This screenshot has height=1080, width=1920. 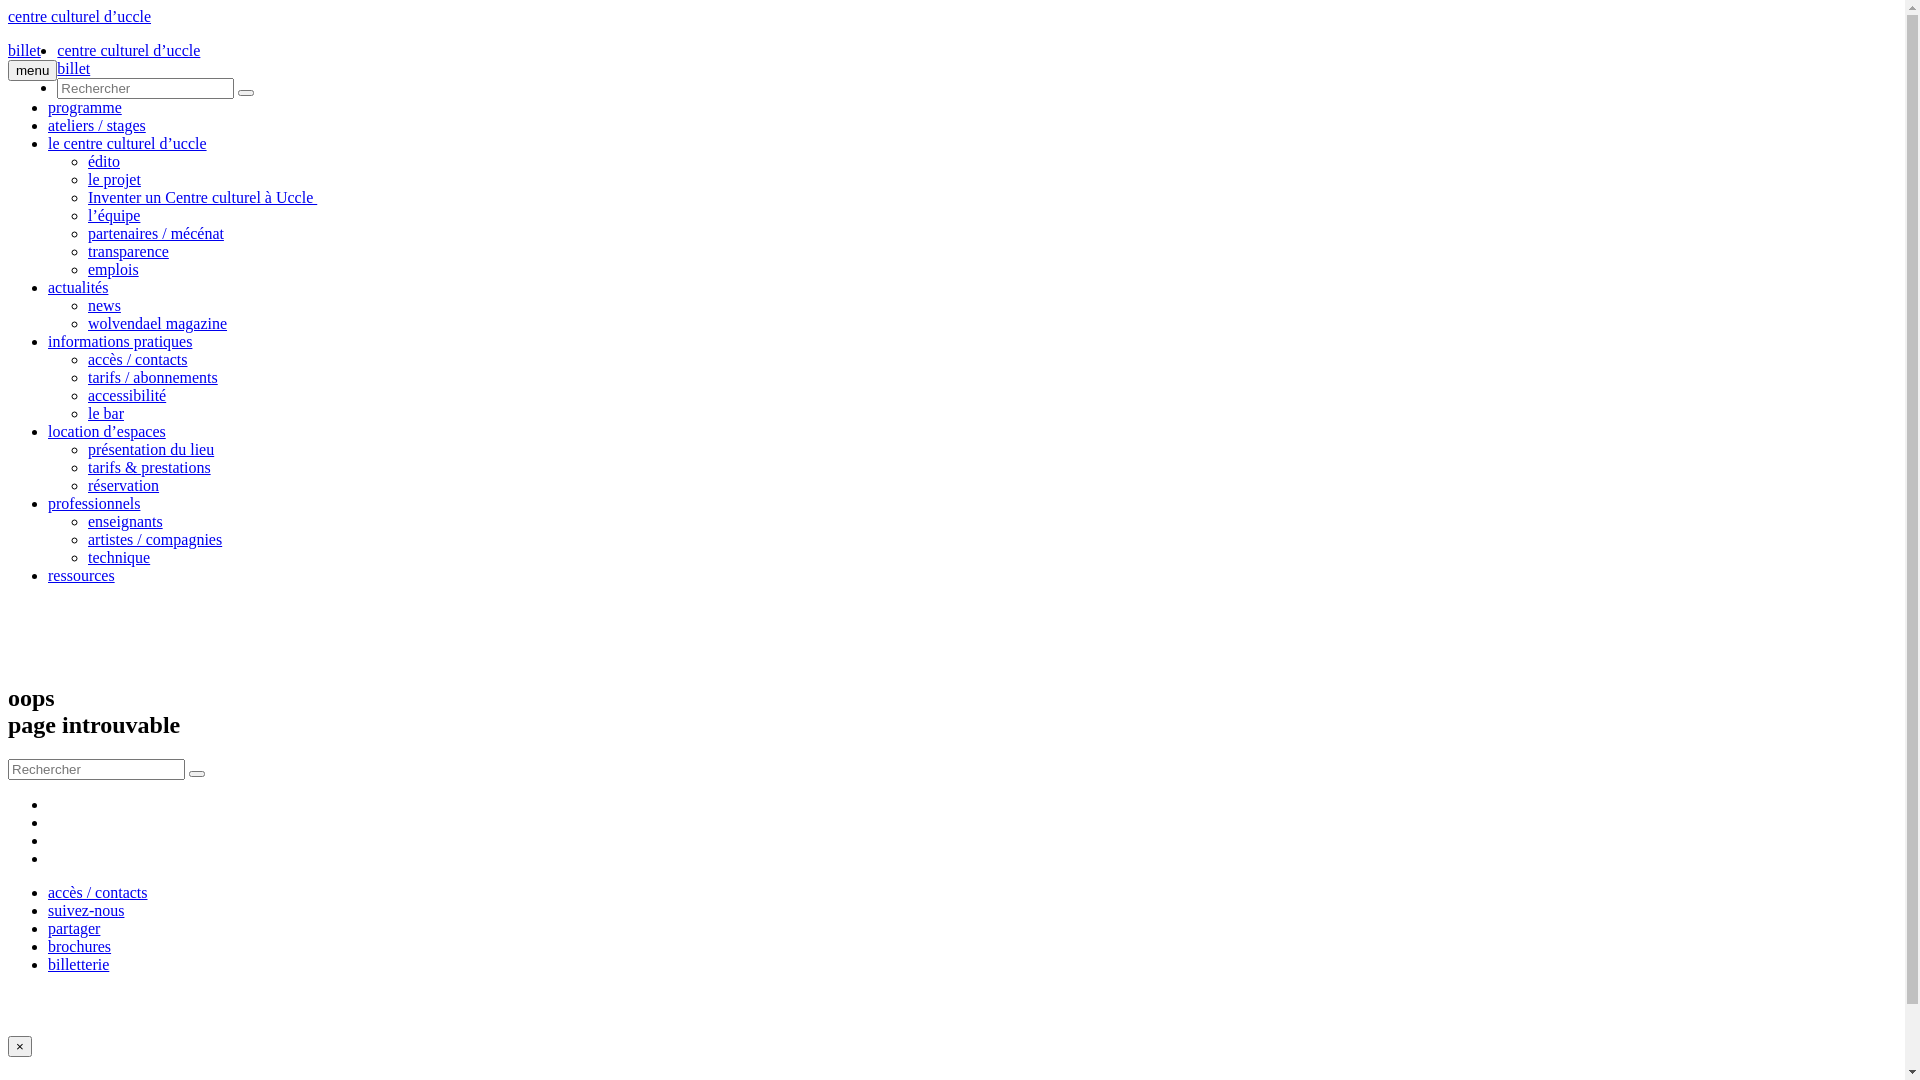 What do you see at coordinates (93, 502) in the screenshot?
I see `'professionnels'` at bounding box center [93, 502].